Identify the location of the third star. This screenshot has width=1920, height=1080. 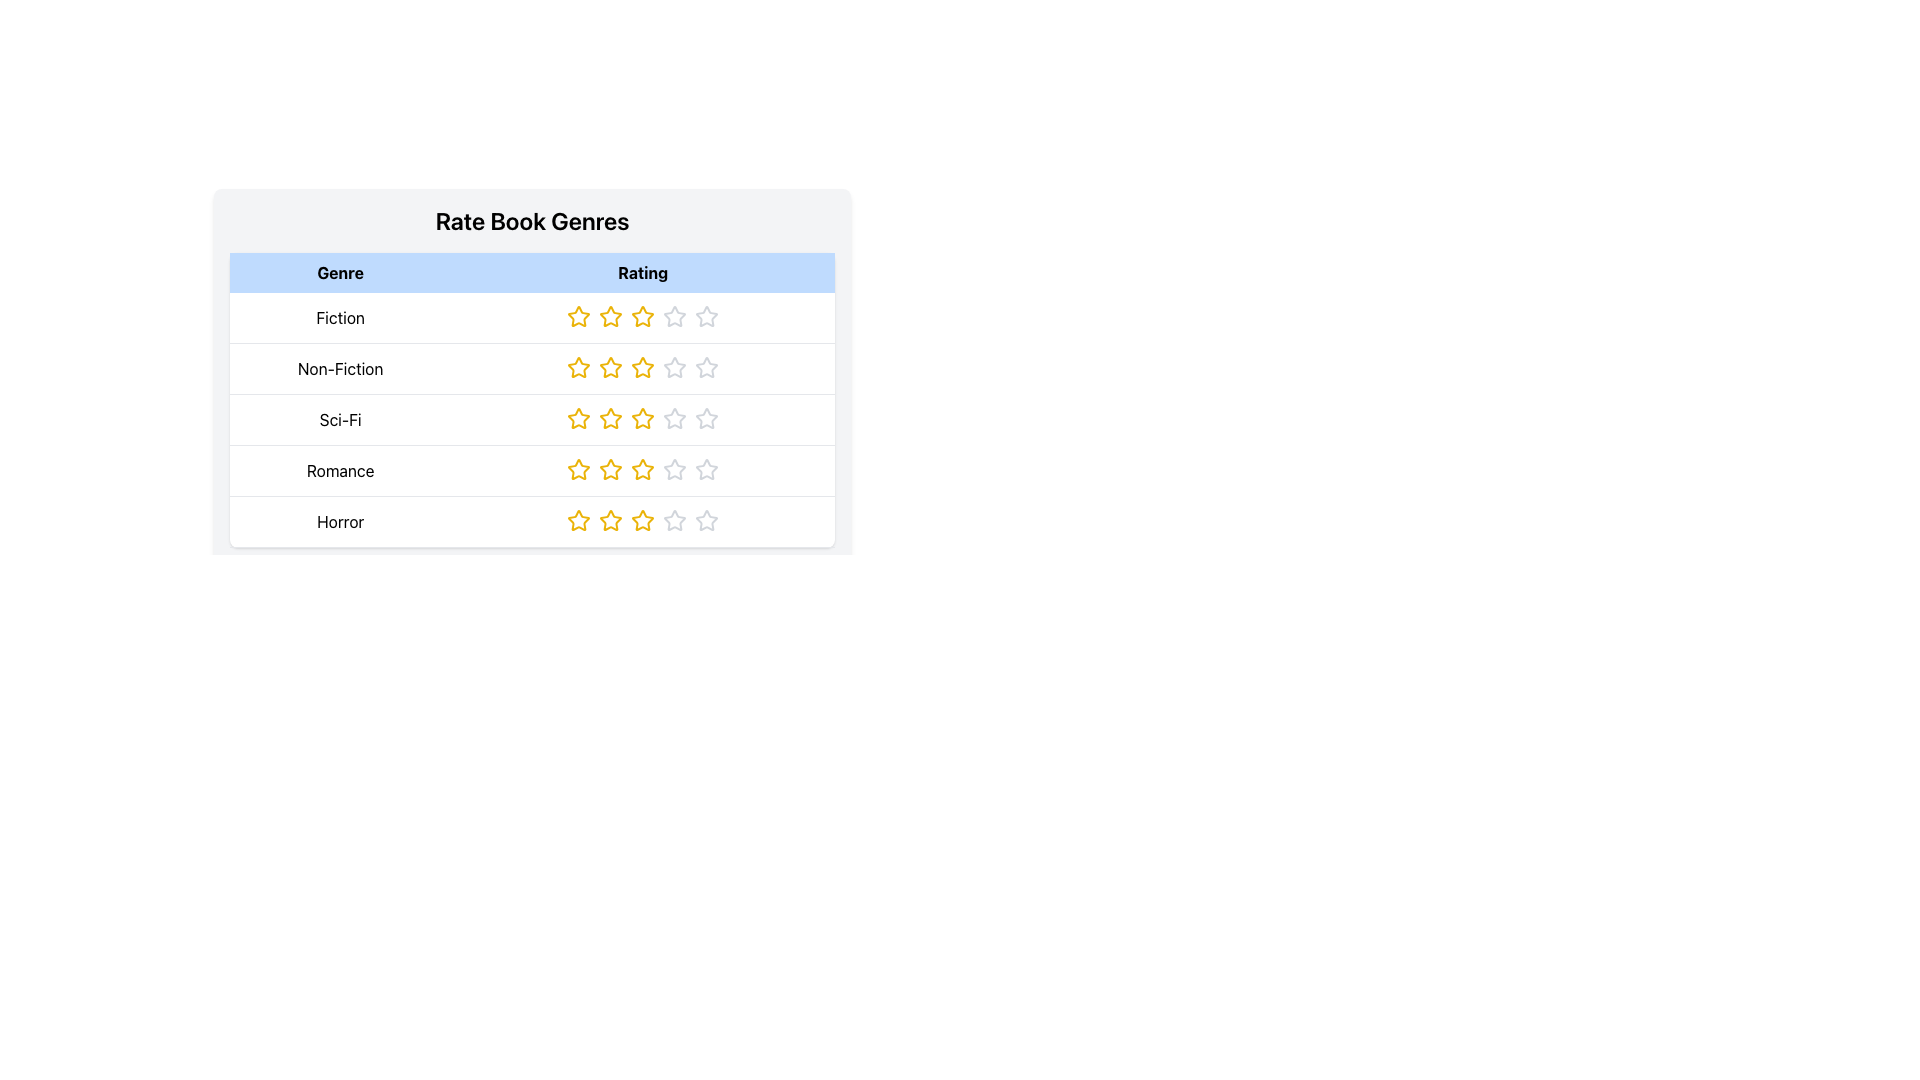
(643, 519).